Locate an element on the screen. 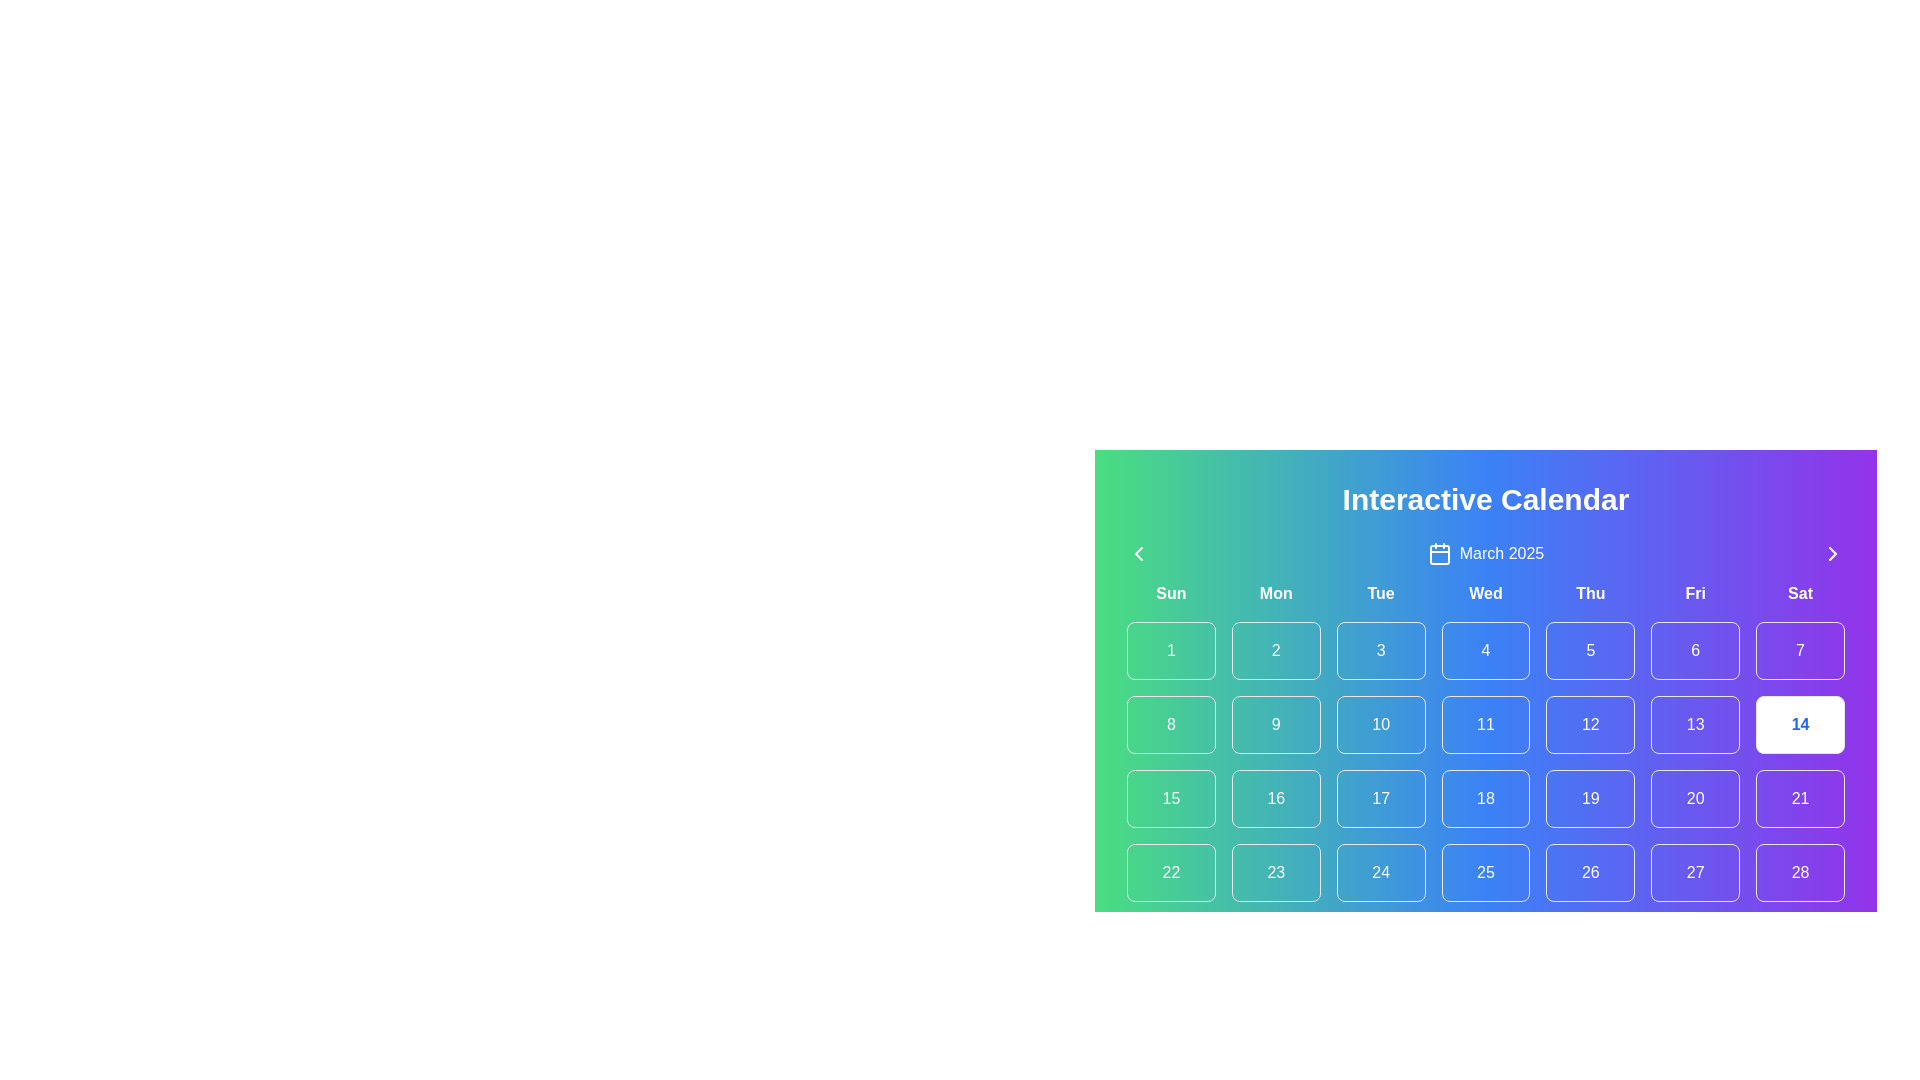 The height and width of the screenshot is (1080, 1920). the clickable calendar date button representing the 20th date in the calendar layout is located at coordinates (1694, 797).